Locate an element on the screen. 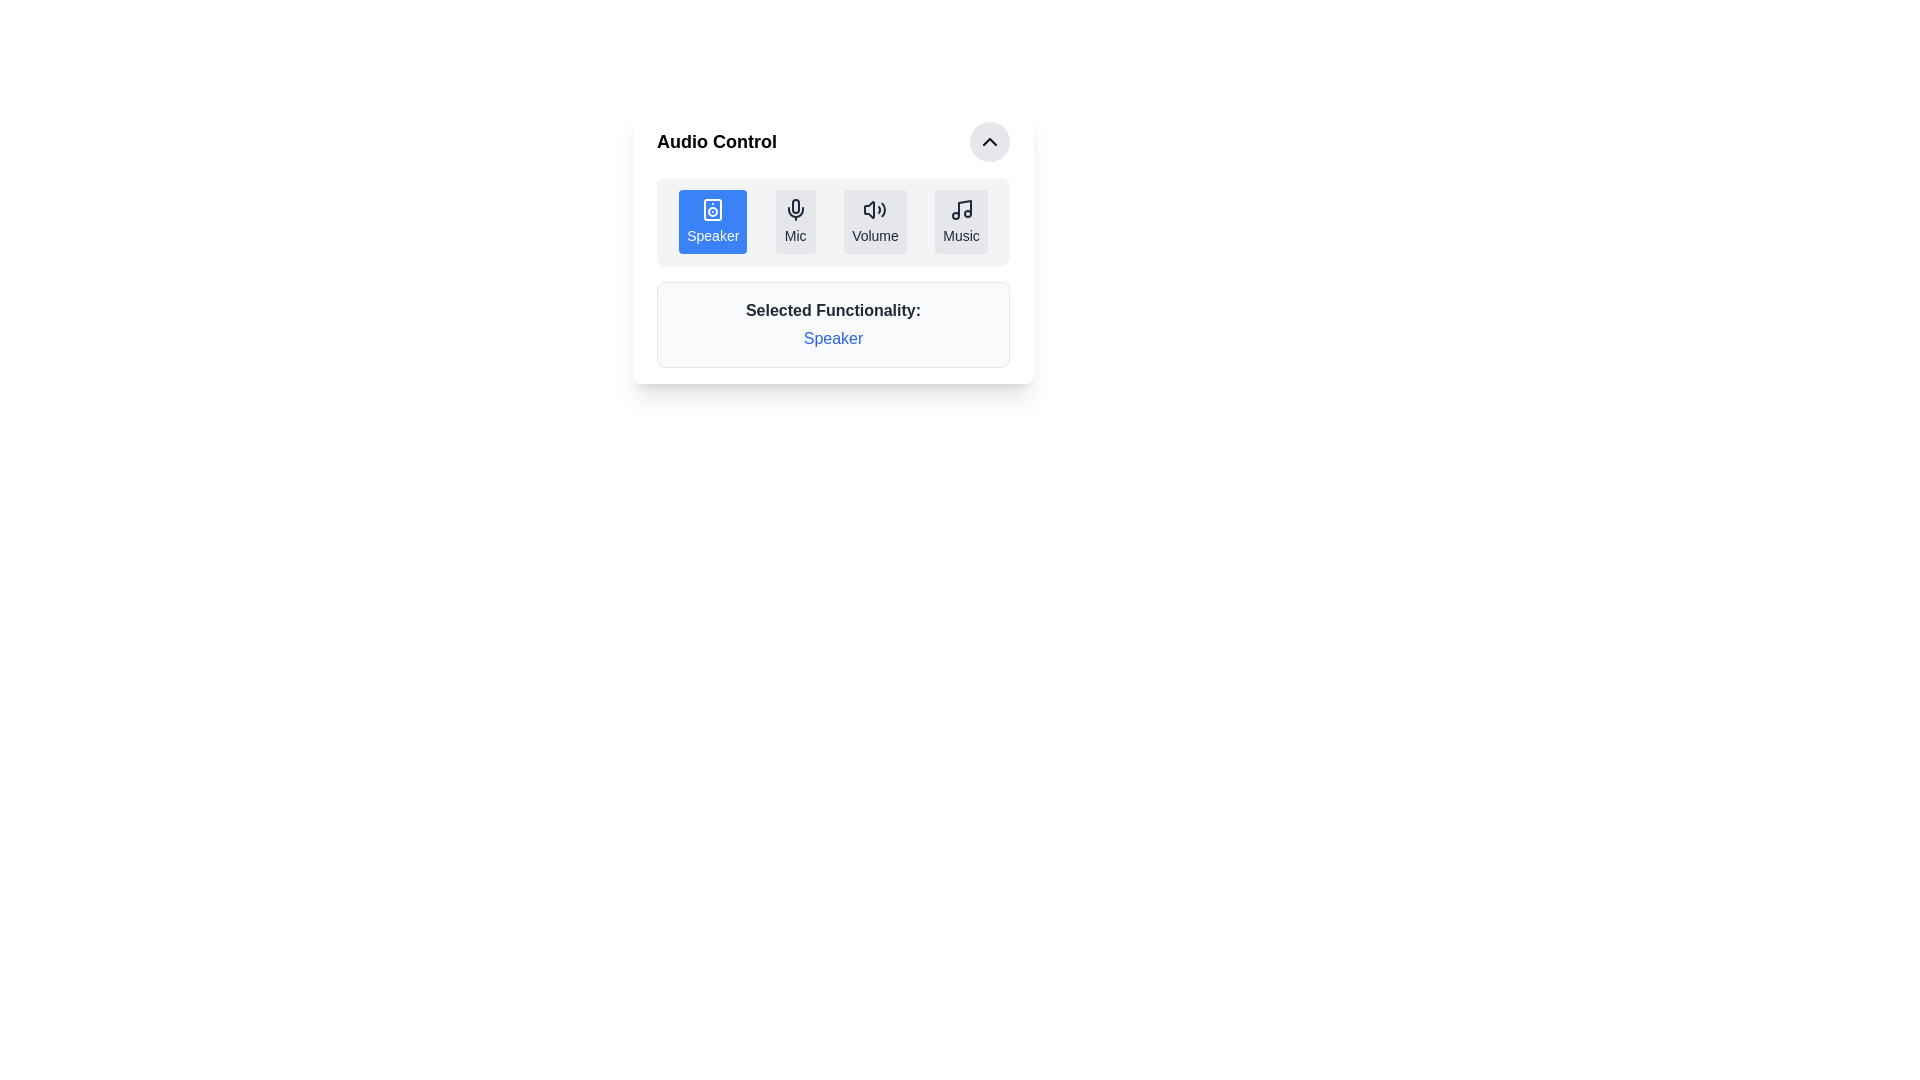 Image resolution: width=1920 pixels, height=1080 pixels. the Chevron Up icon located at the top-right corner of the interface is located at coordinates (989, 141).